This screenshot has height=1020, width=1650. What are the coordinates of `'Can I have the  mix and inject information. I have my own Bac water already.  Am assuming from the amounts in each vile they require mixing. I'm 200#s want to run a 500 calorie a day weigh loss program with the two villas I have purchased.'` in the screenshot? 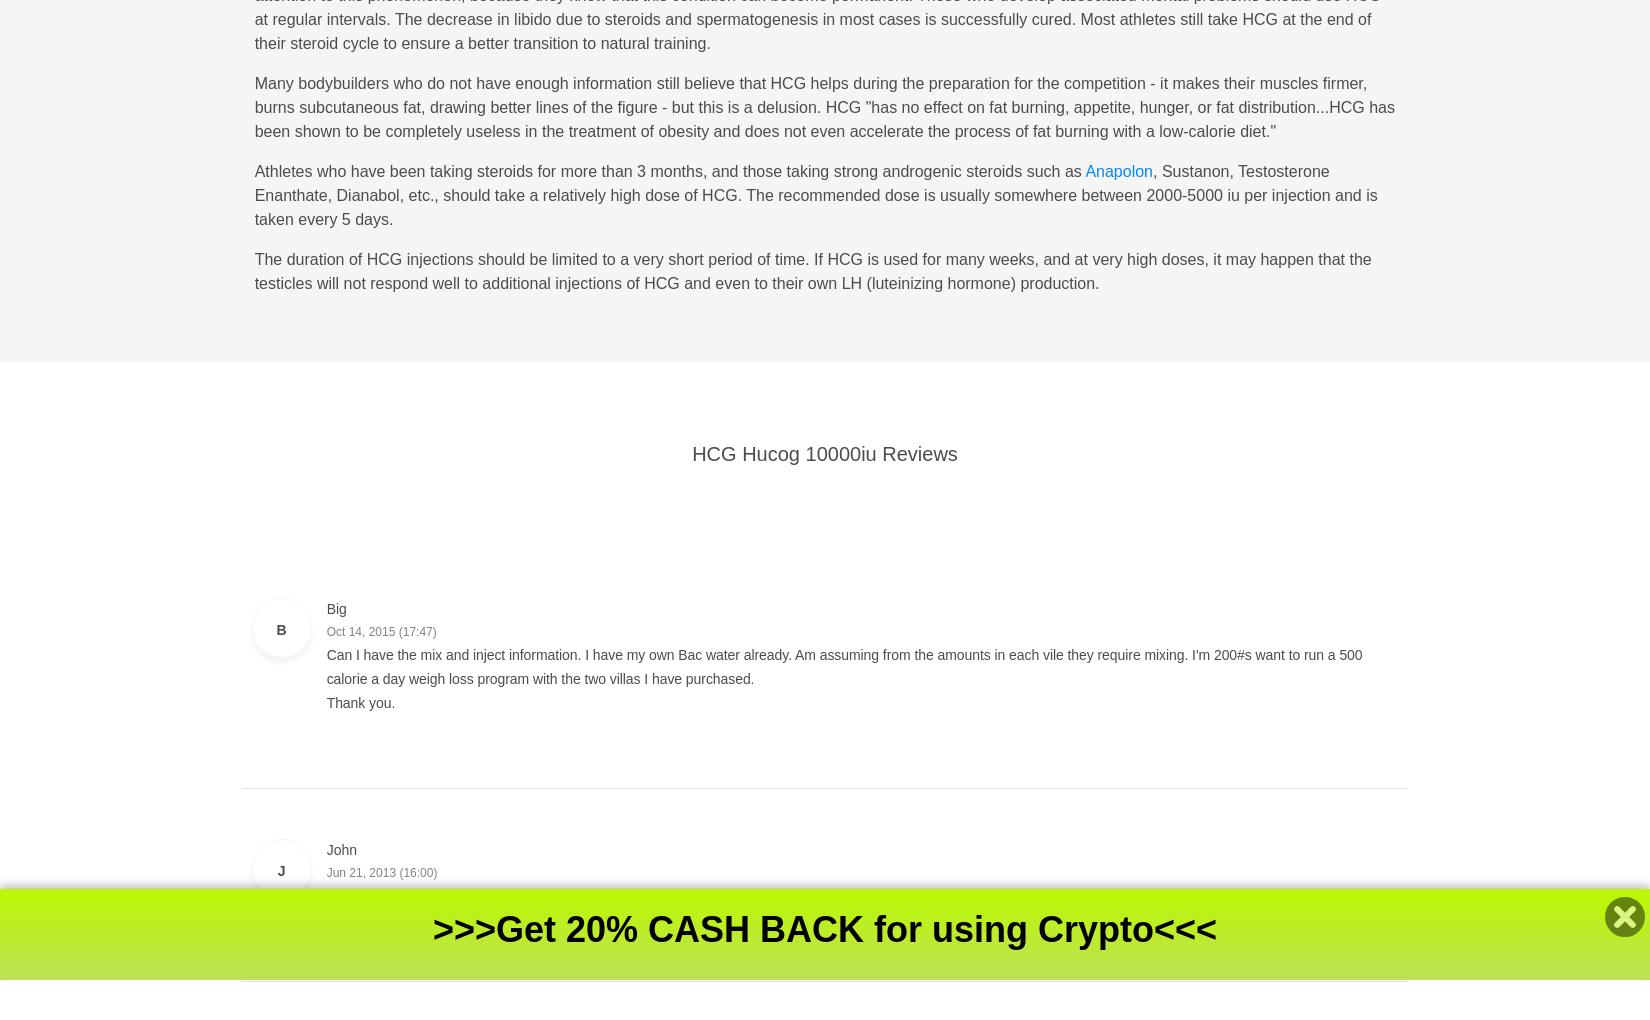 It's located at (843, 666).